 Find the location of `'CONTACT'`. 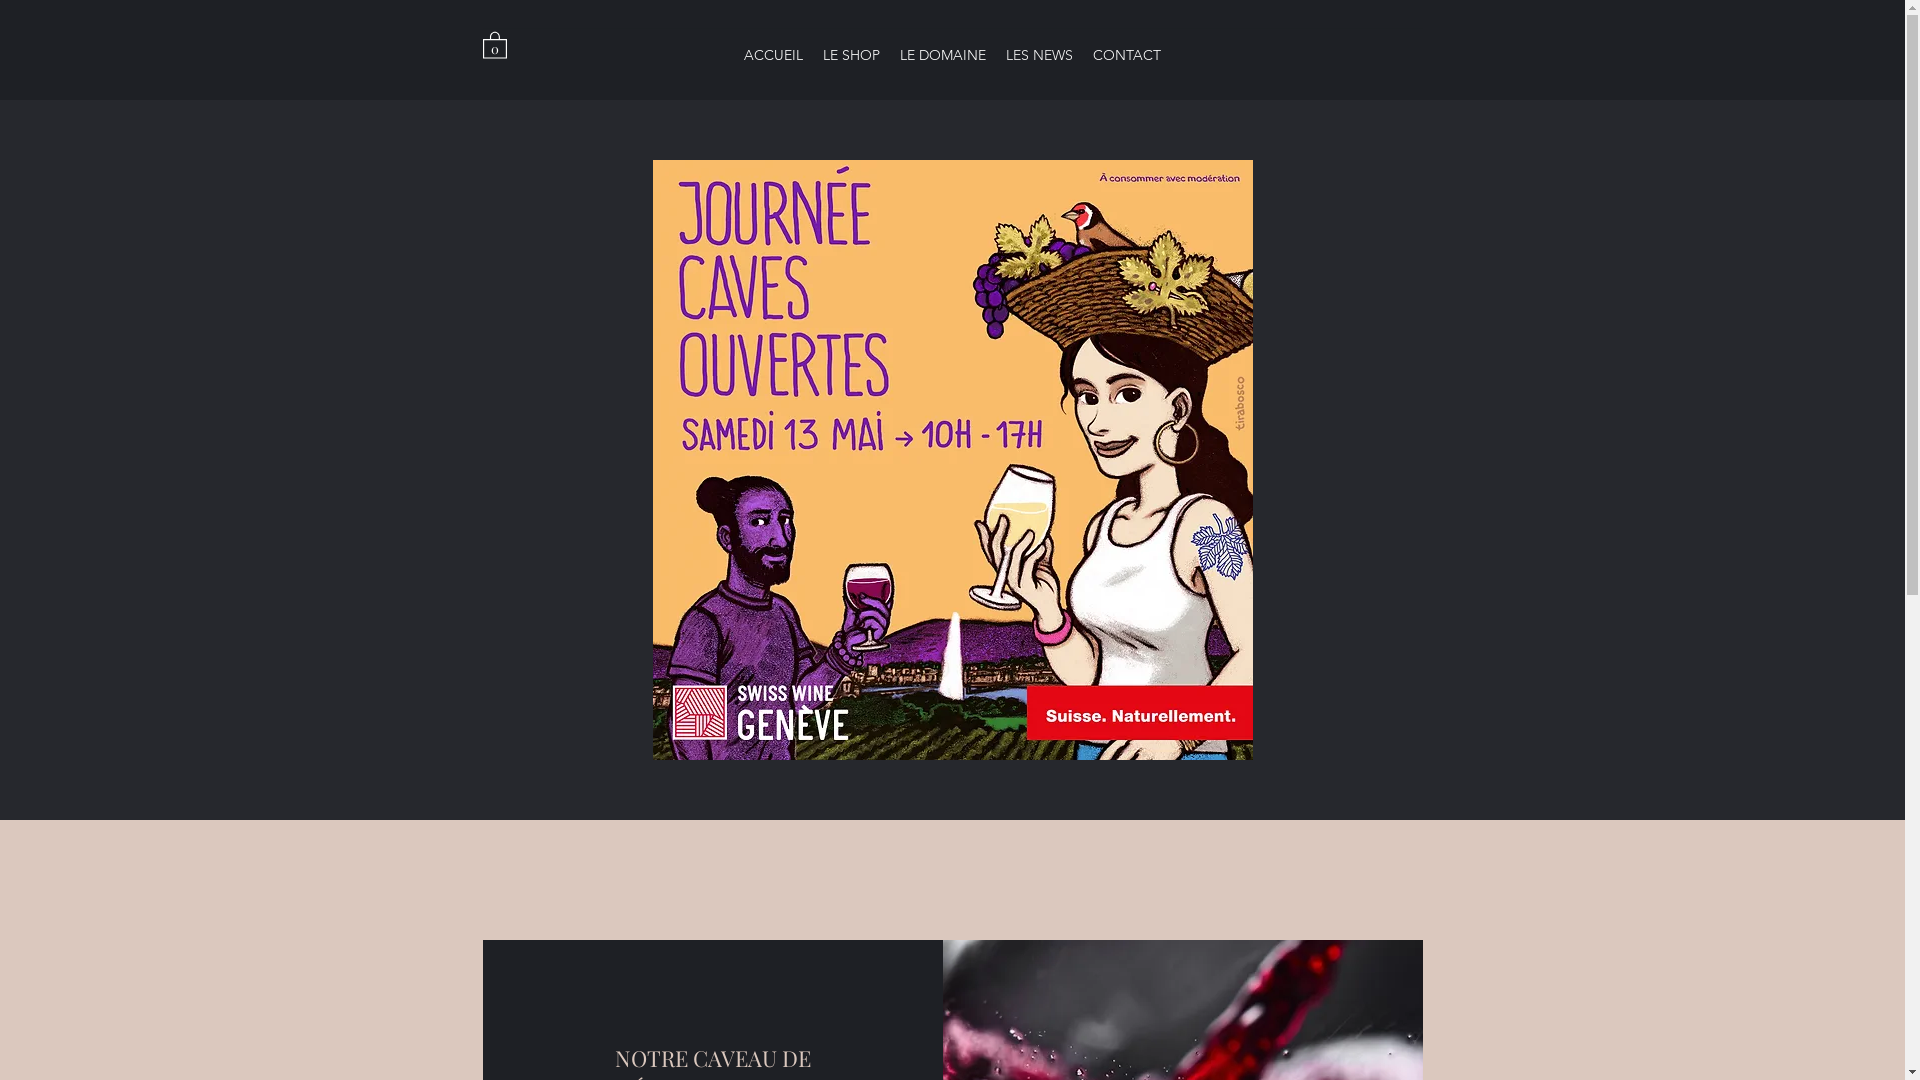

'CONTACT' is located at coordinates (1127, 53).